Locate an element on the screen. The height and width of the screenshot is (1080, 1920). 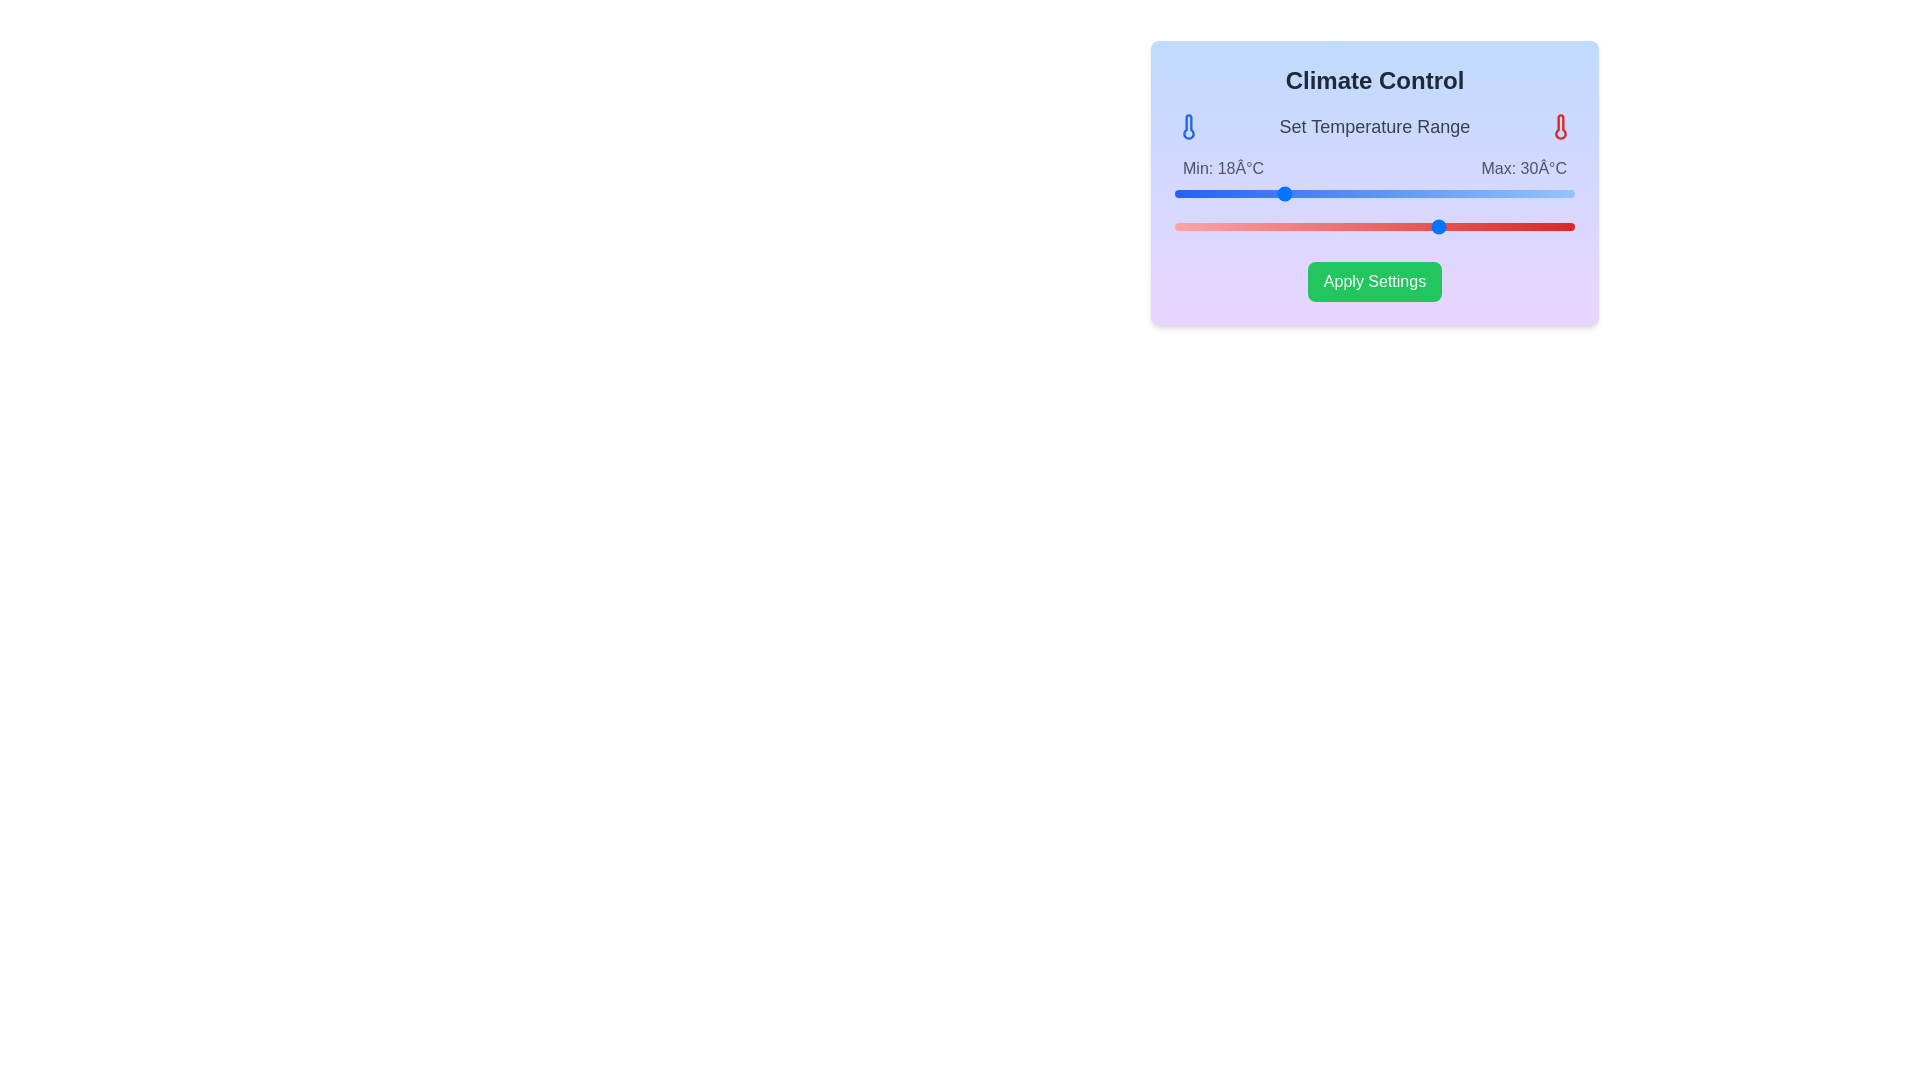
the maximum temperature range to 17°C using the right slider is located at coordinates (1267, 226).